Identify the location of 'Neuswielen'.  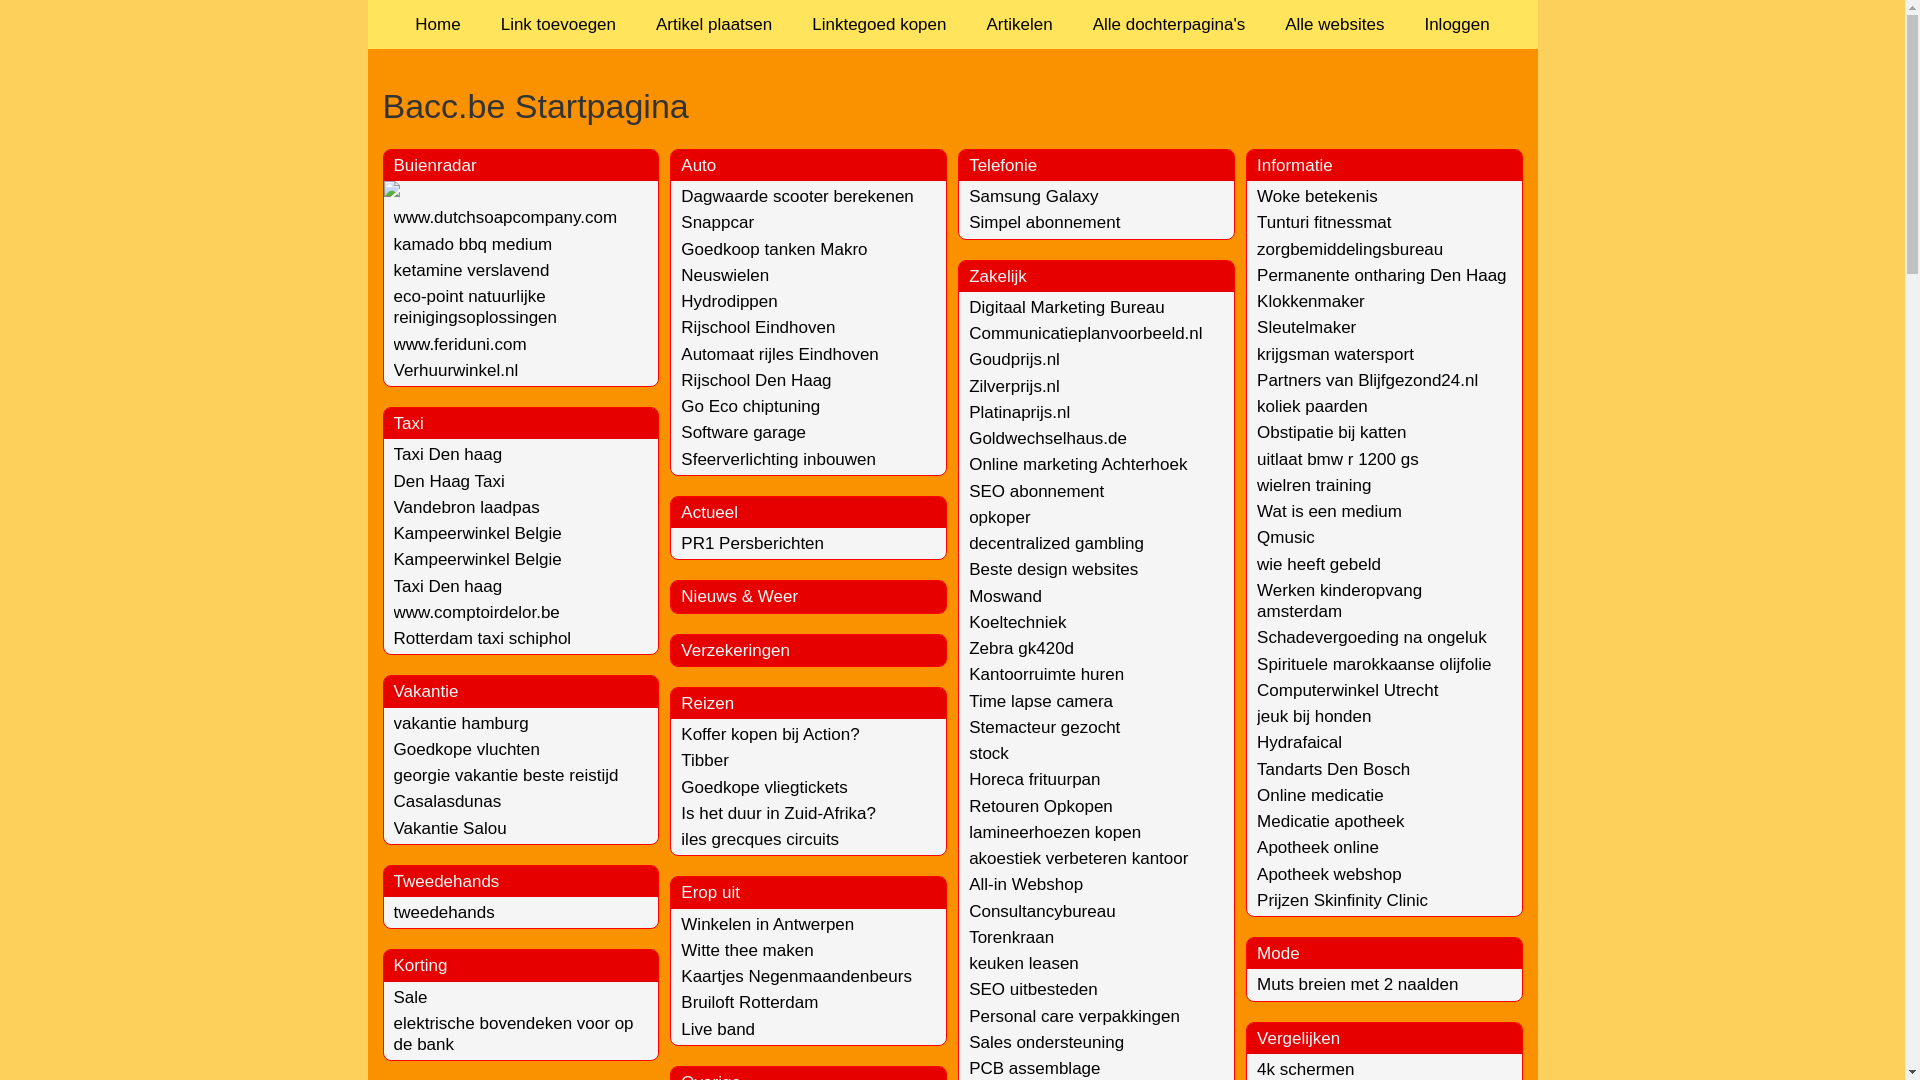
(723, 275).